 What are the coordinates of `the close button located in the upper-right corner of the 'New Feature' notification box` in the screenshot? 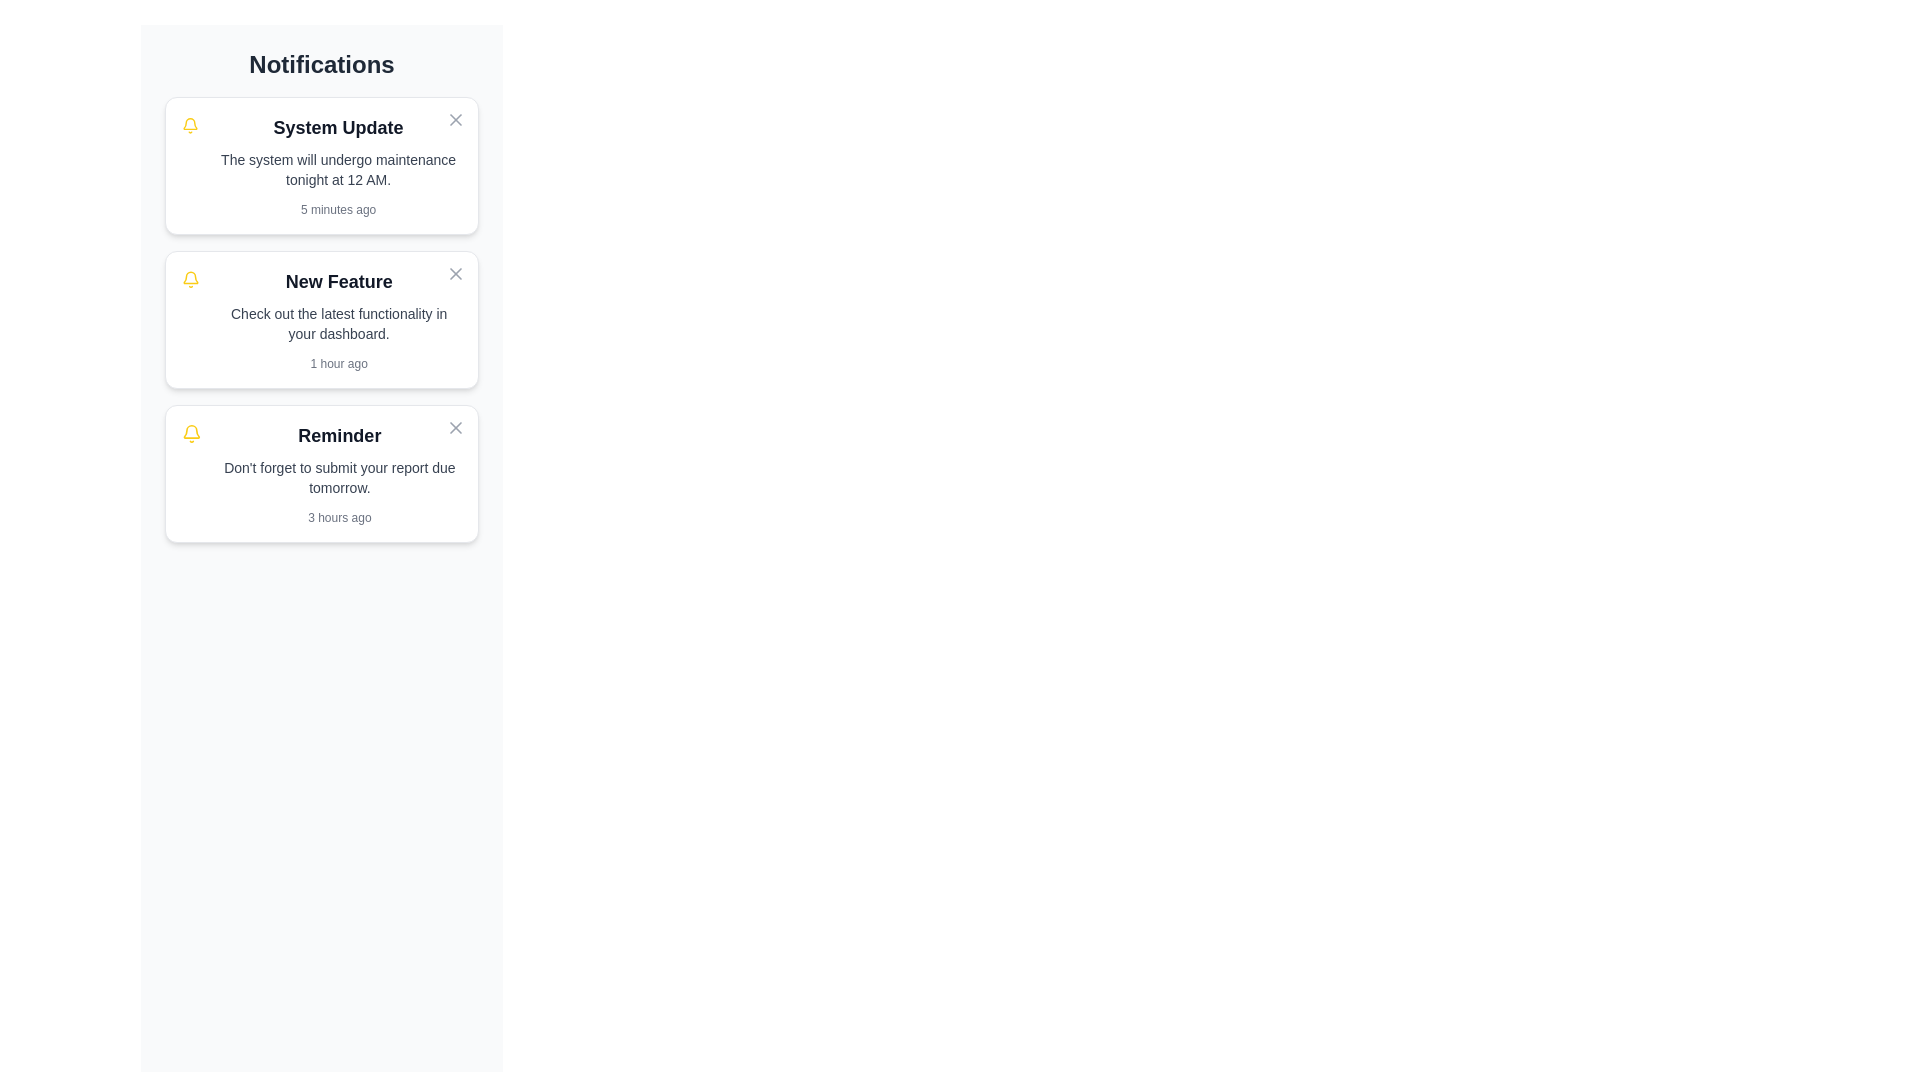 It's located at (455, 273).